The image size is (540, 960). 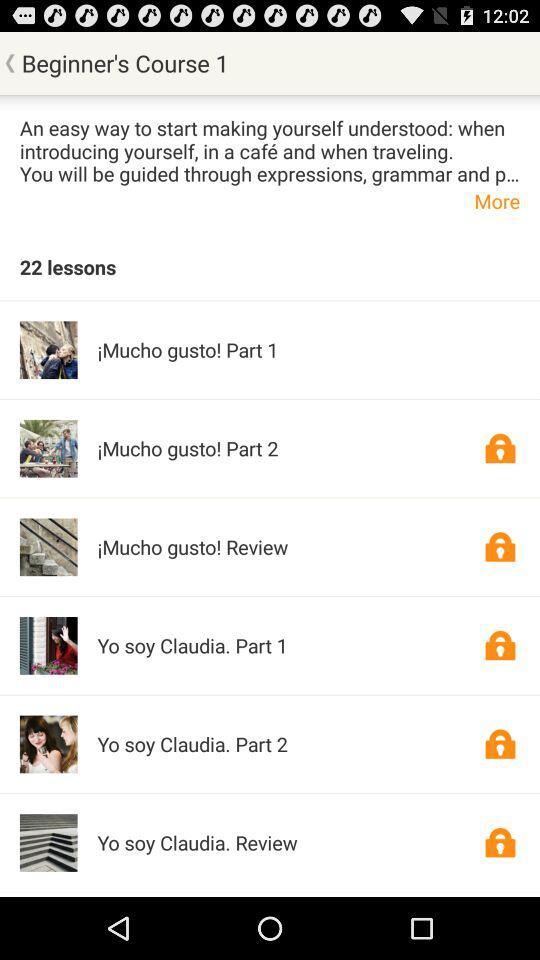 I want to click on the app below an easy way app, so click(x=270, y=200).